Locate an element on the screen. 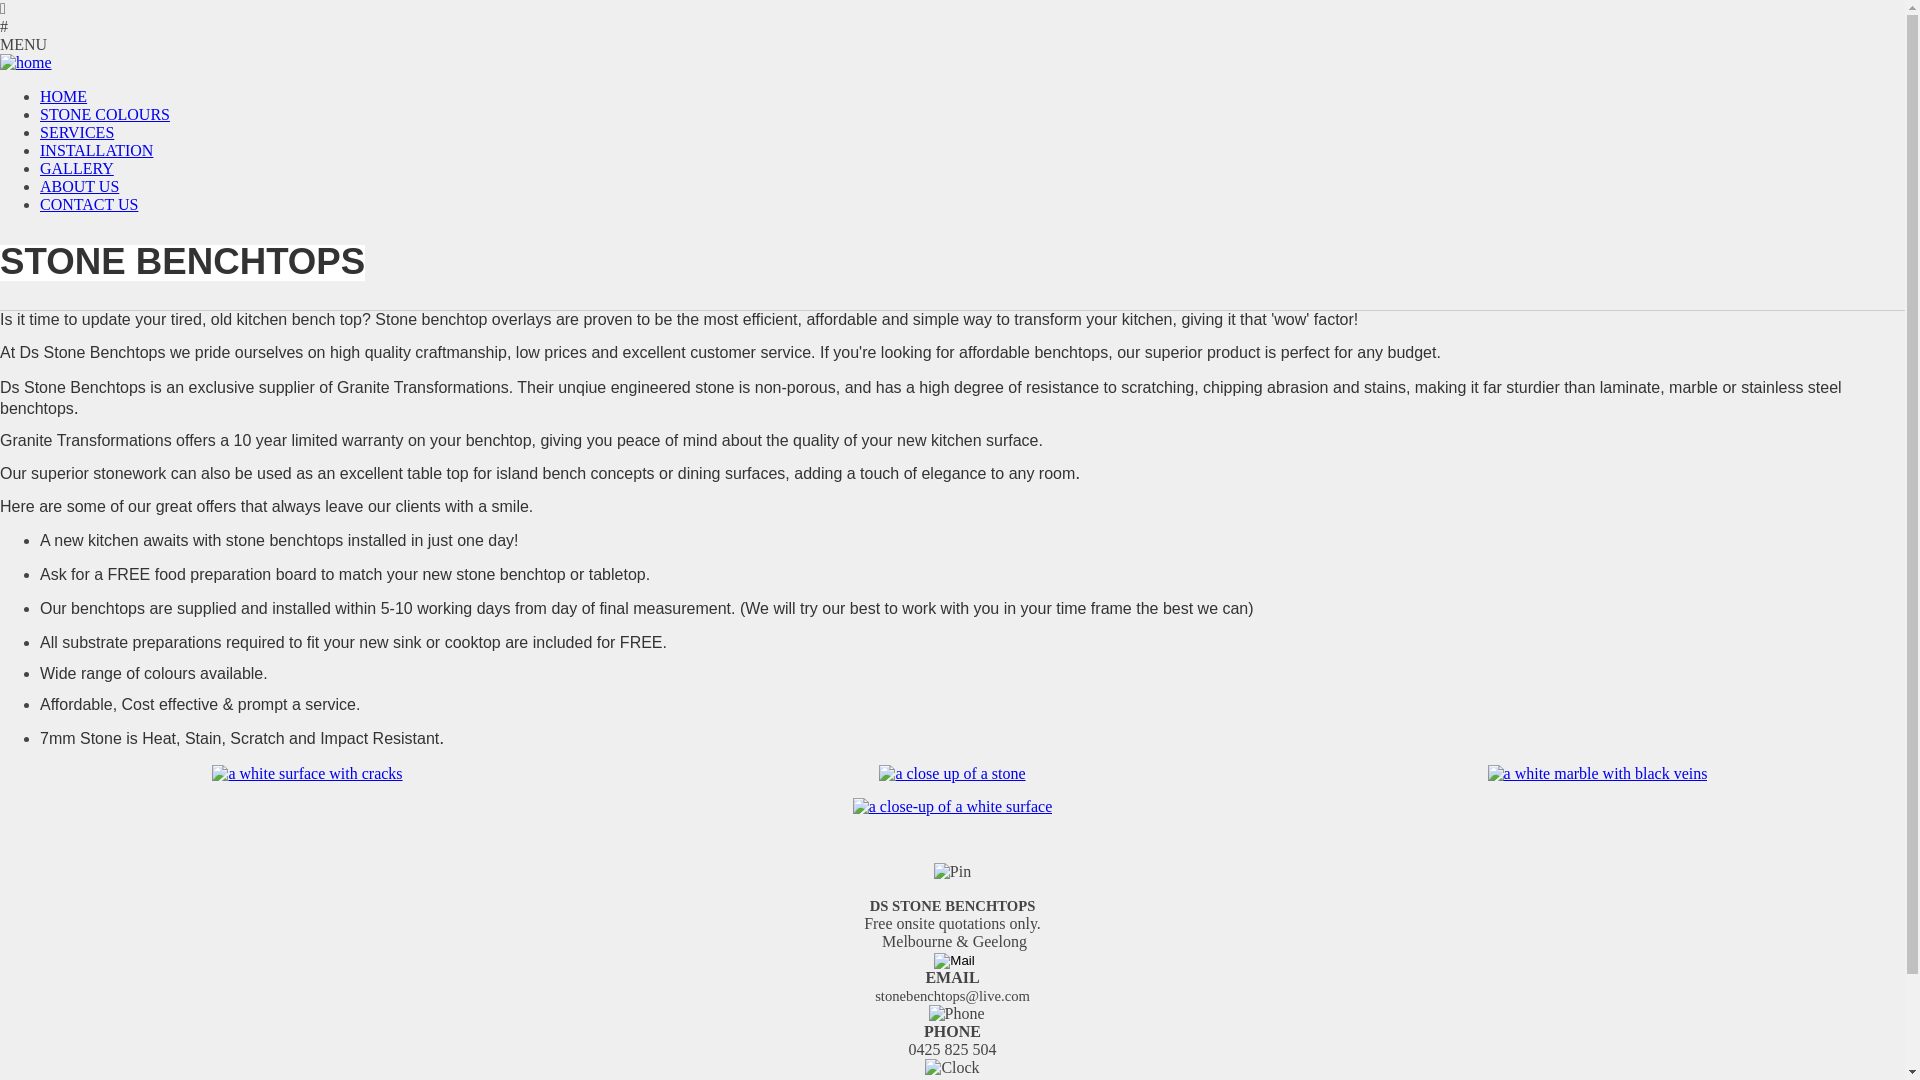  'HOME' is located at coordinates (63, 96).